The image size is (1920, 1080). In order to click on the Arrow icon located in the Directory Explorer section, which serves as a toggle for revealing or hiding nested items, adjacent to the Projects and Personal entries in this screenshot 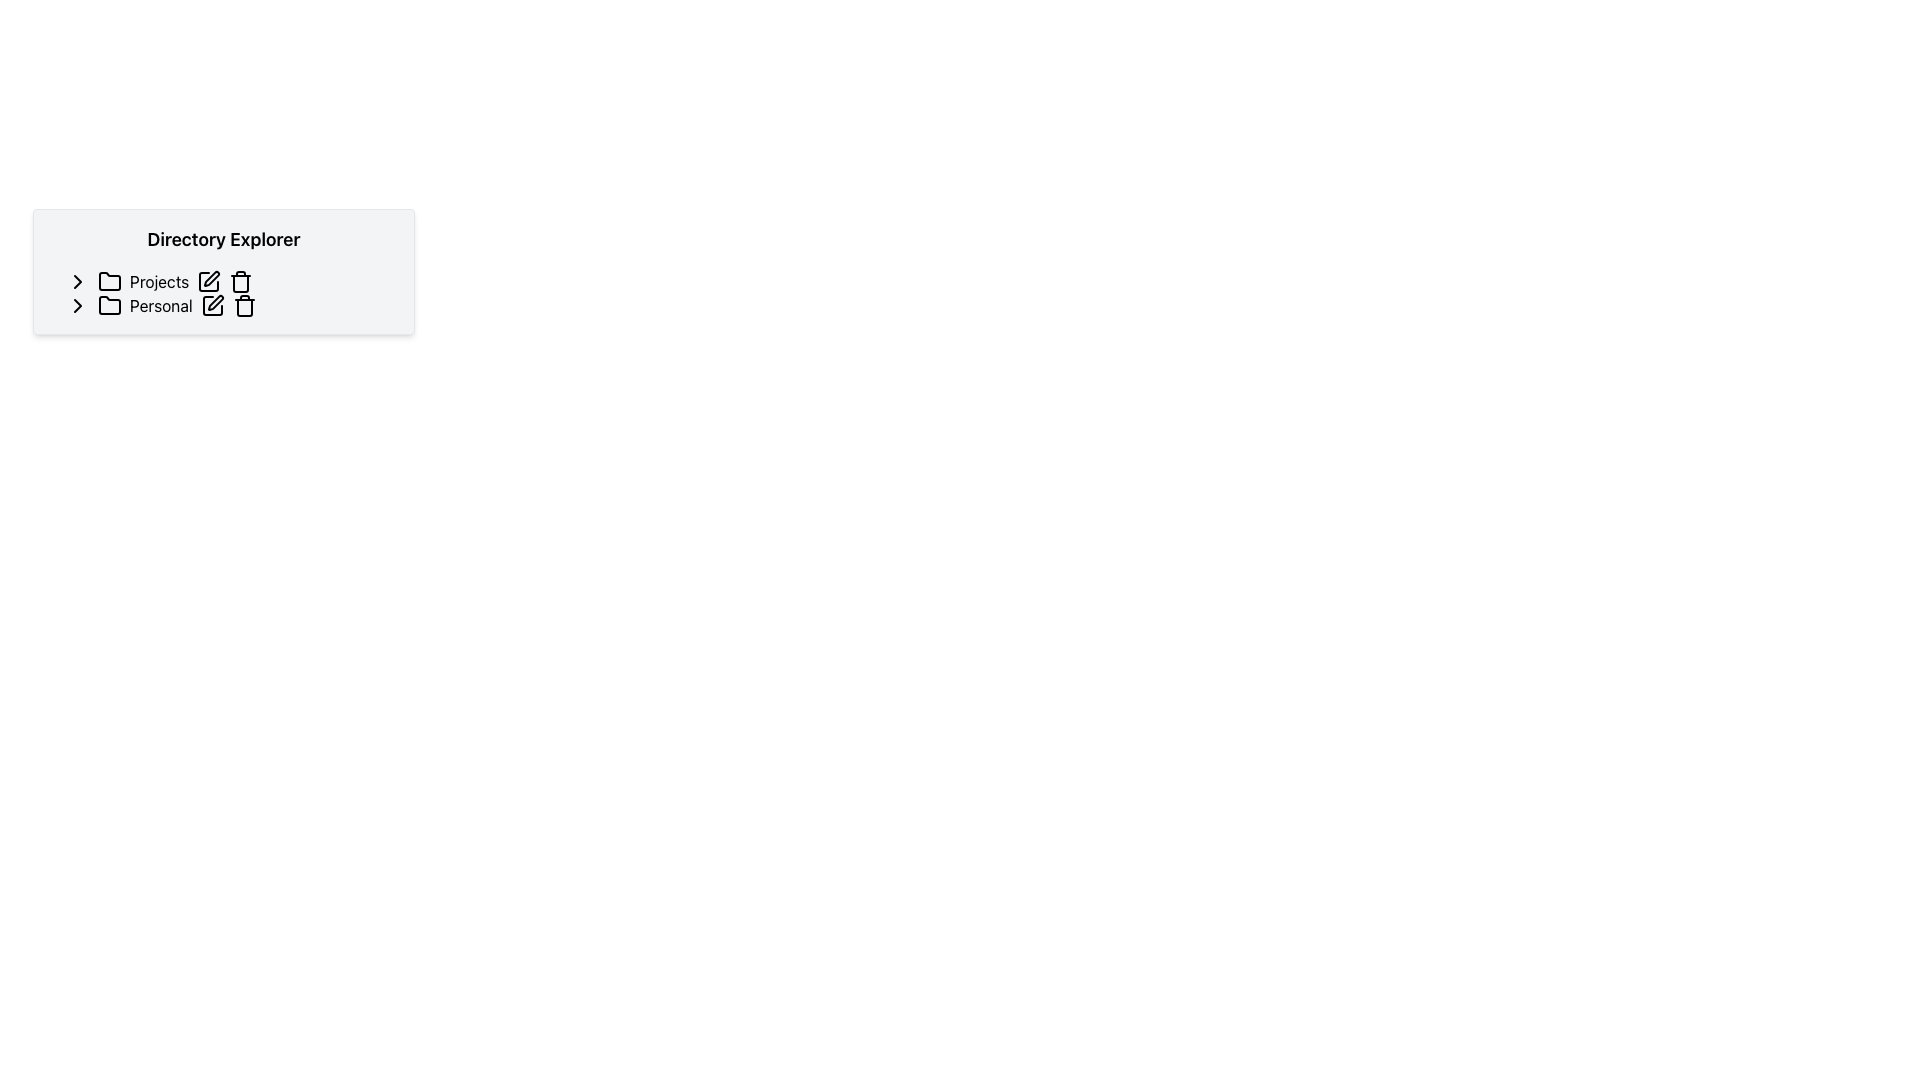, I will do `click(77, 305)`.